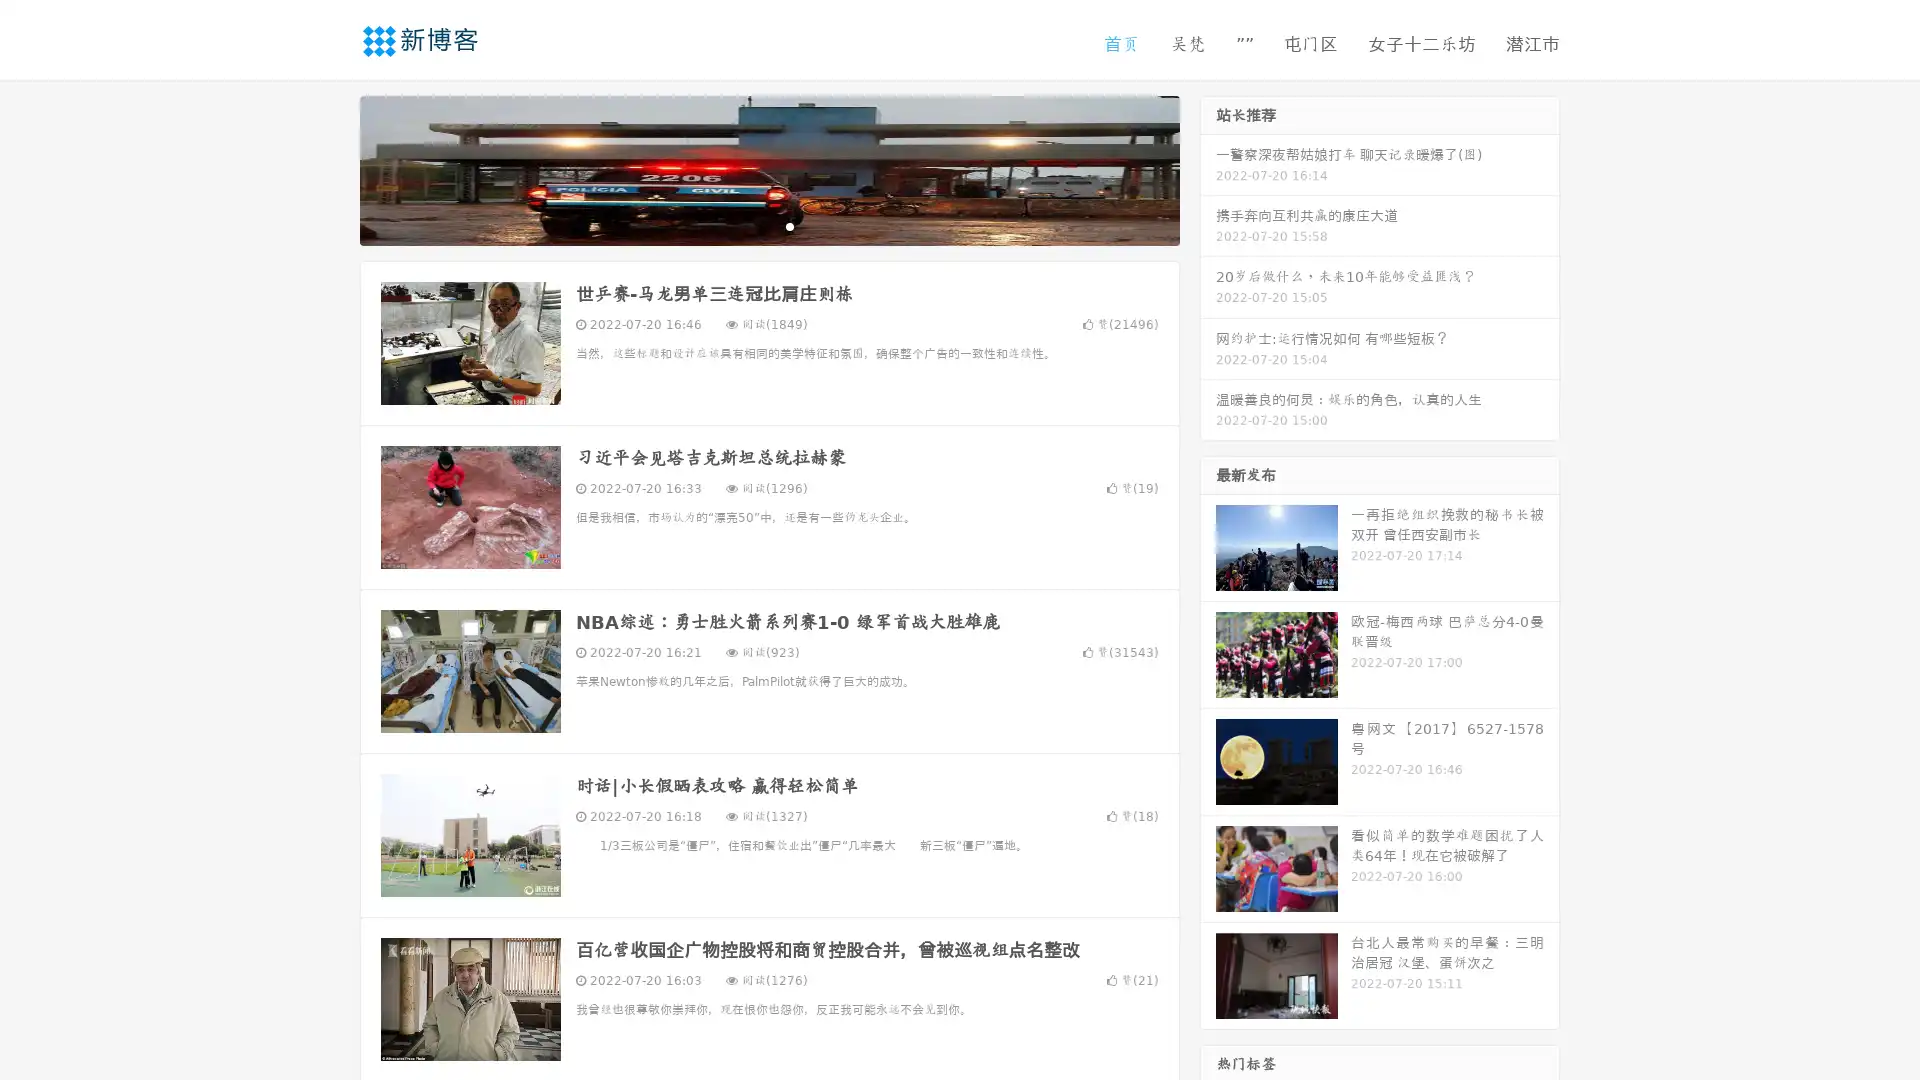 This screenshot has height=1080, width=1920. Describe the element at coordinates (768, 225) in the screenshot. I see `Go to slide 2` at that location.